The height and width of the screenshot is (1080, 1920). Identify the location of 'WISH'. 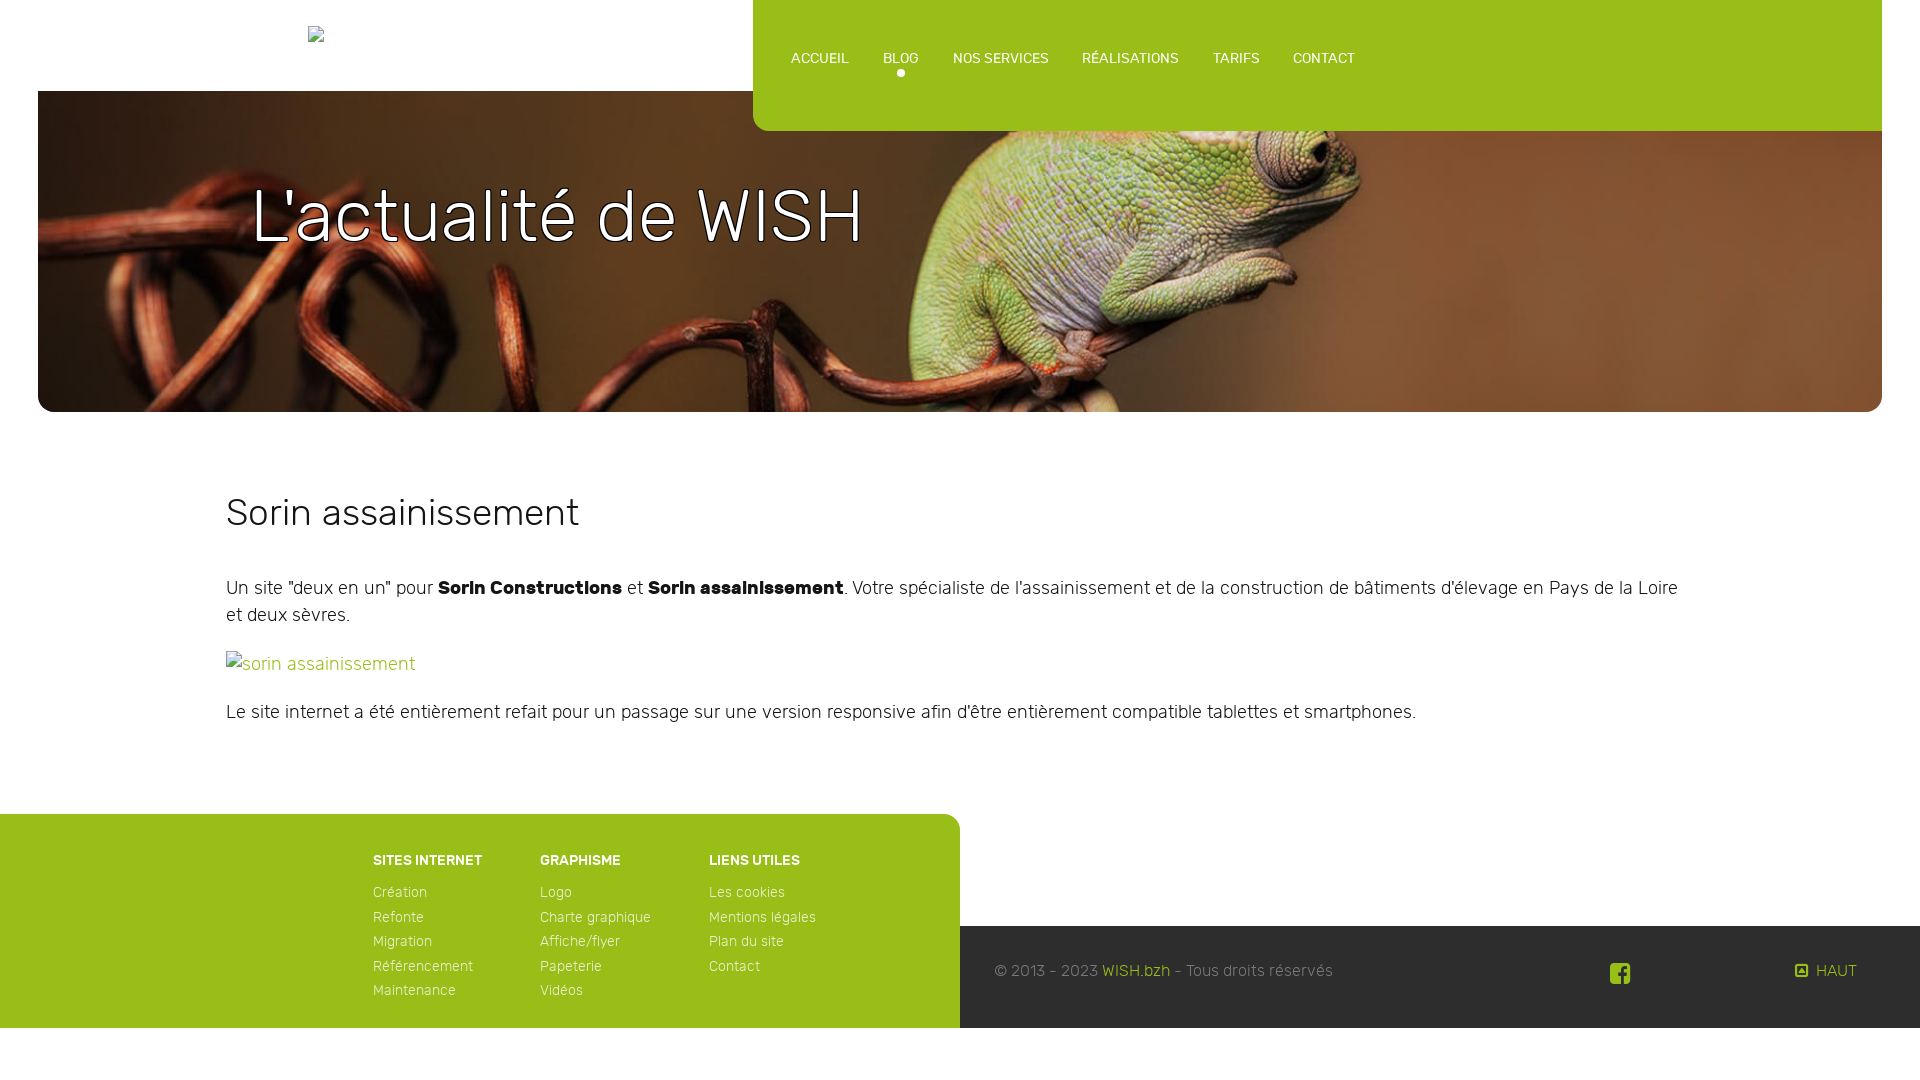
(375, 43).